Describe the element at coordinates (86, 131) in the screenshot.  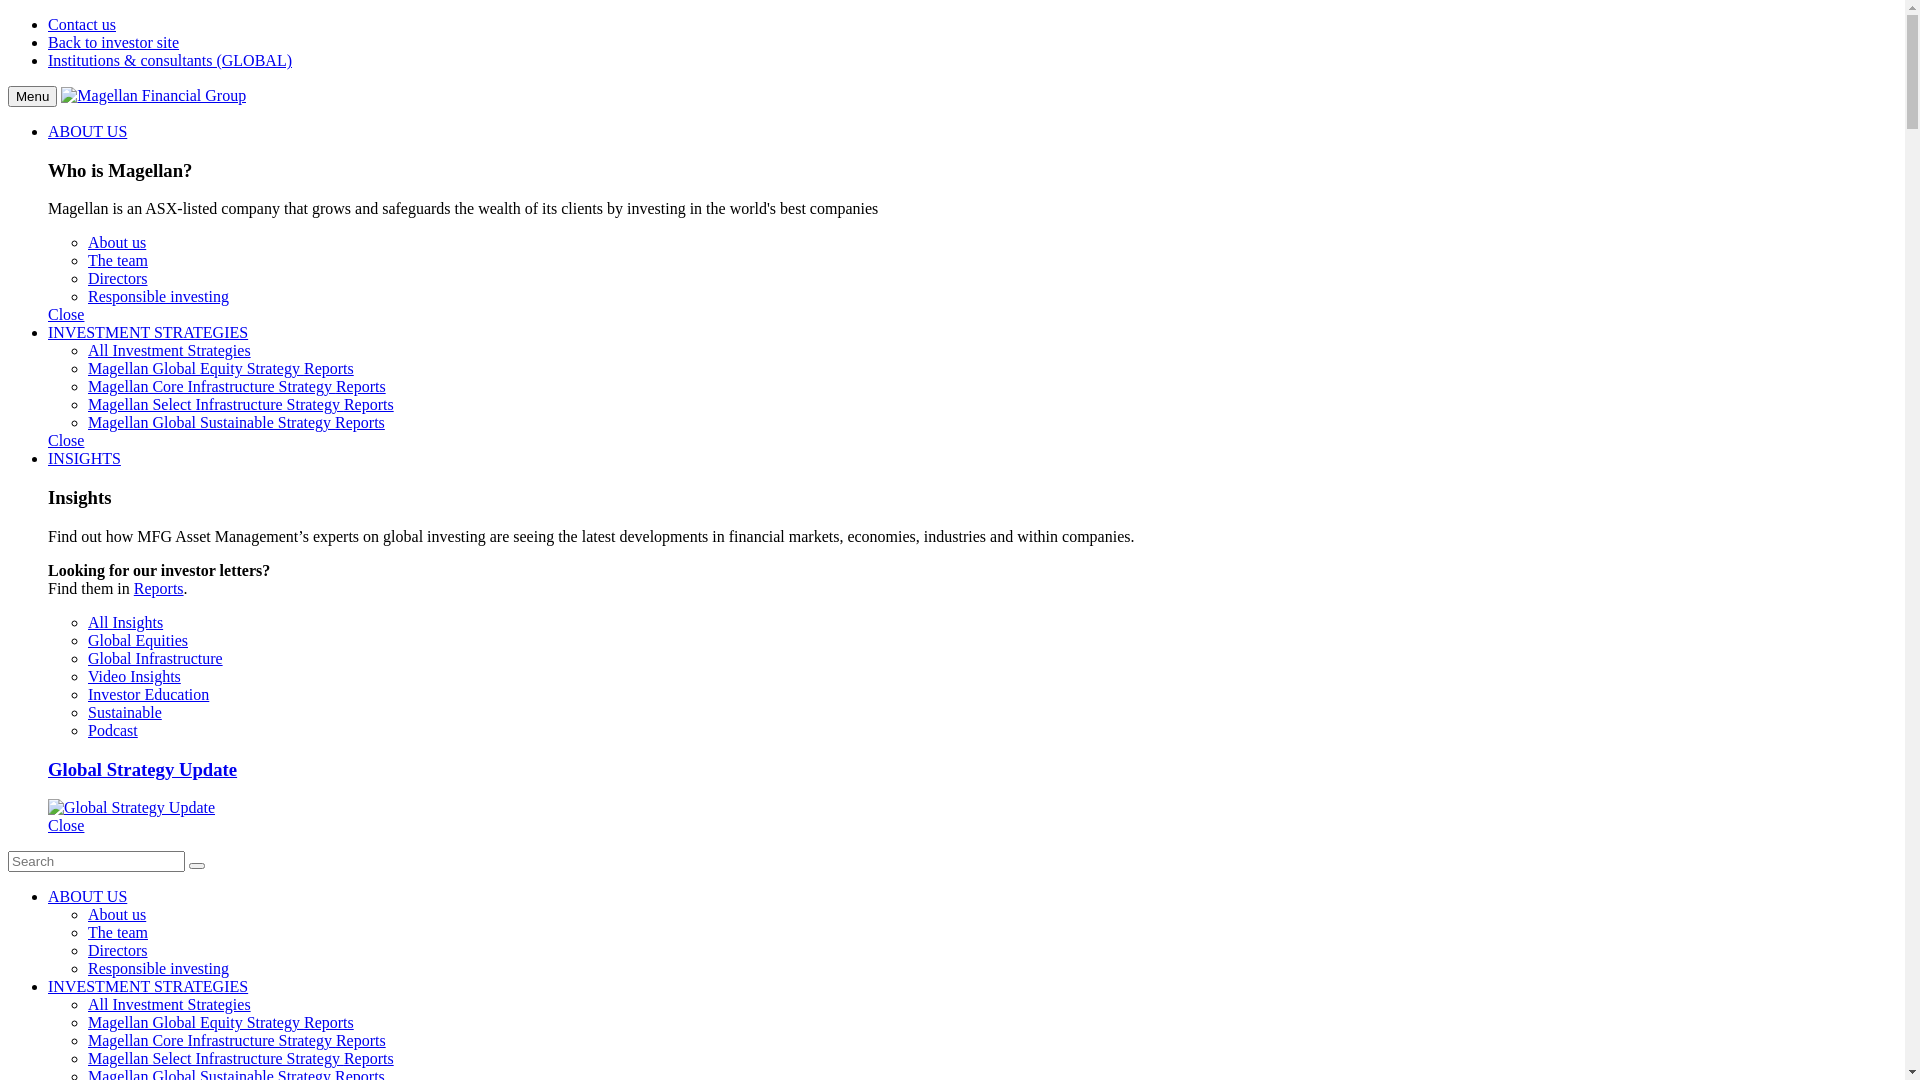
I see `'ABOUT US'` at that location.